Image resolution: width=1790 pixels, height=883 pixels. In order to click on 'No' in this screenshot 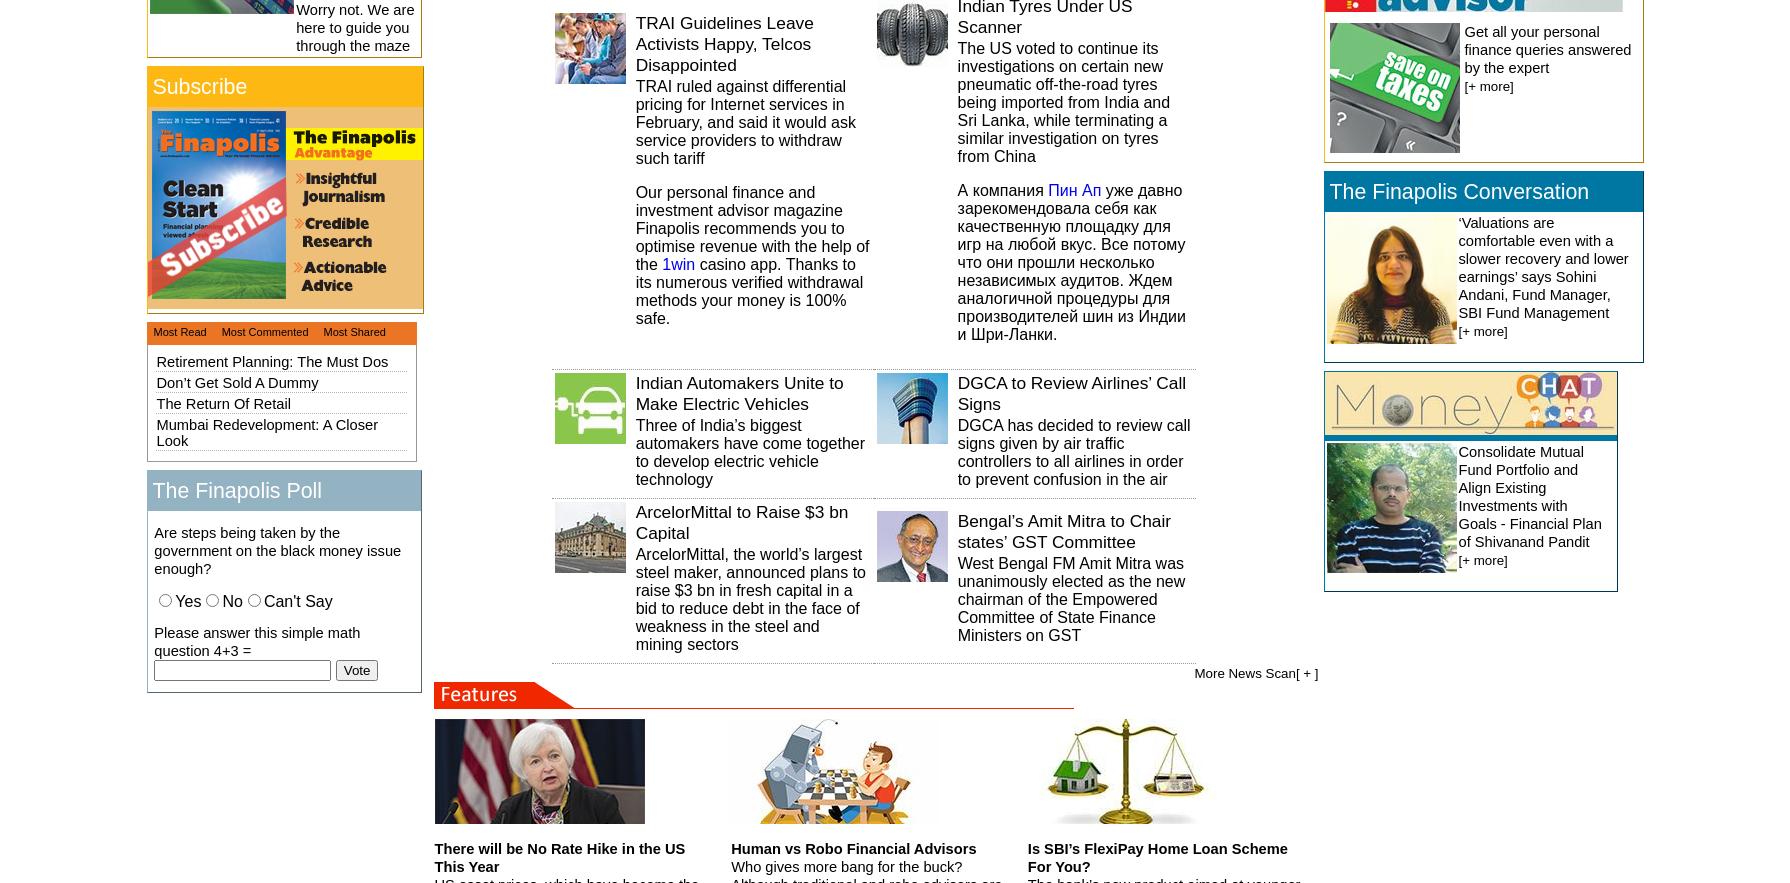, I will do `click(231, 600)`.